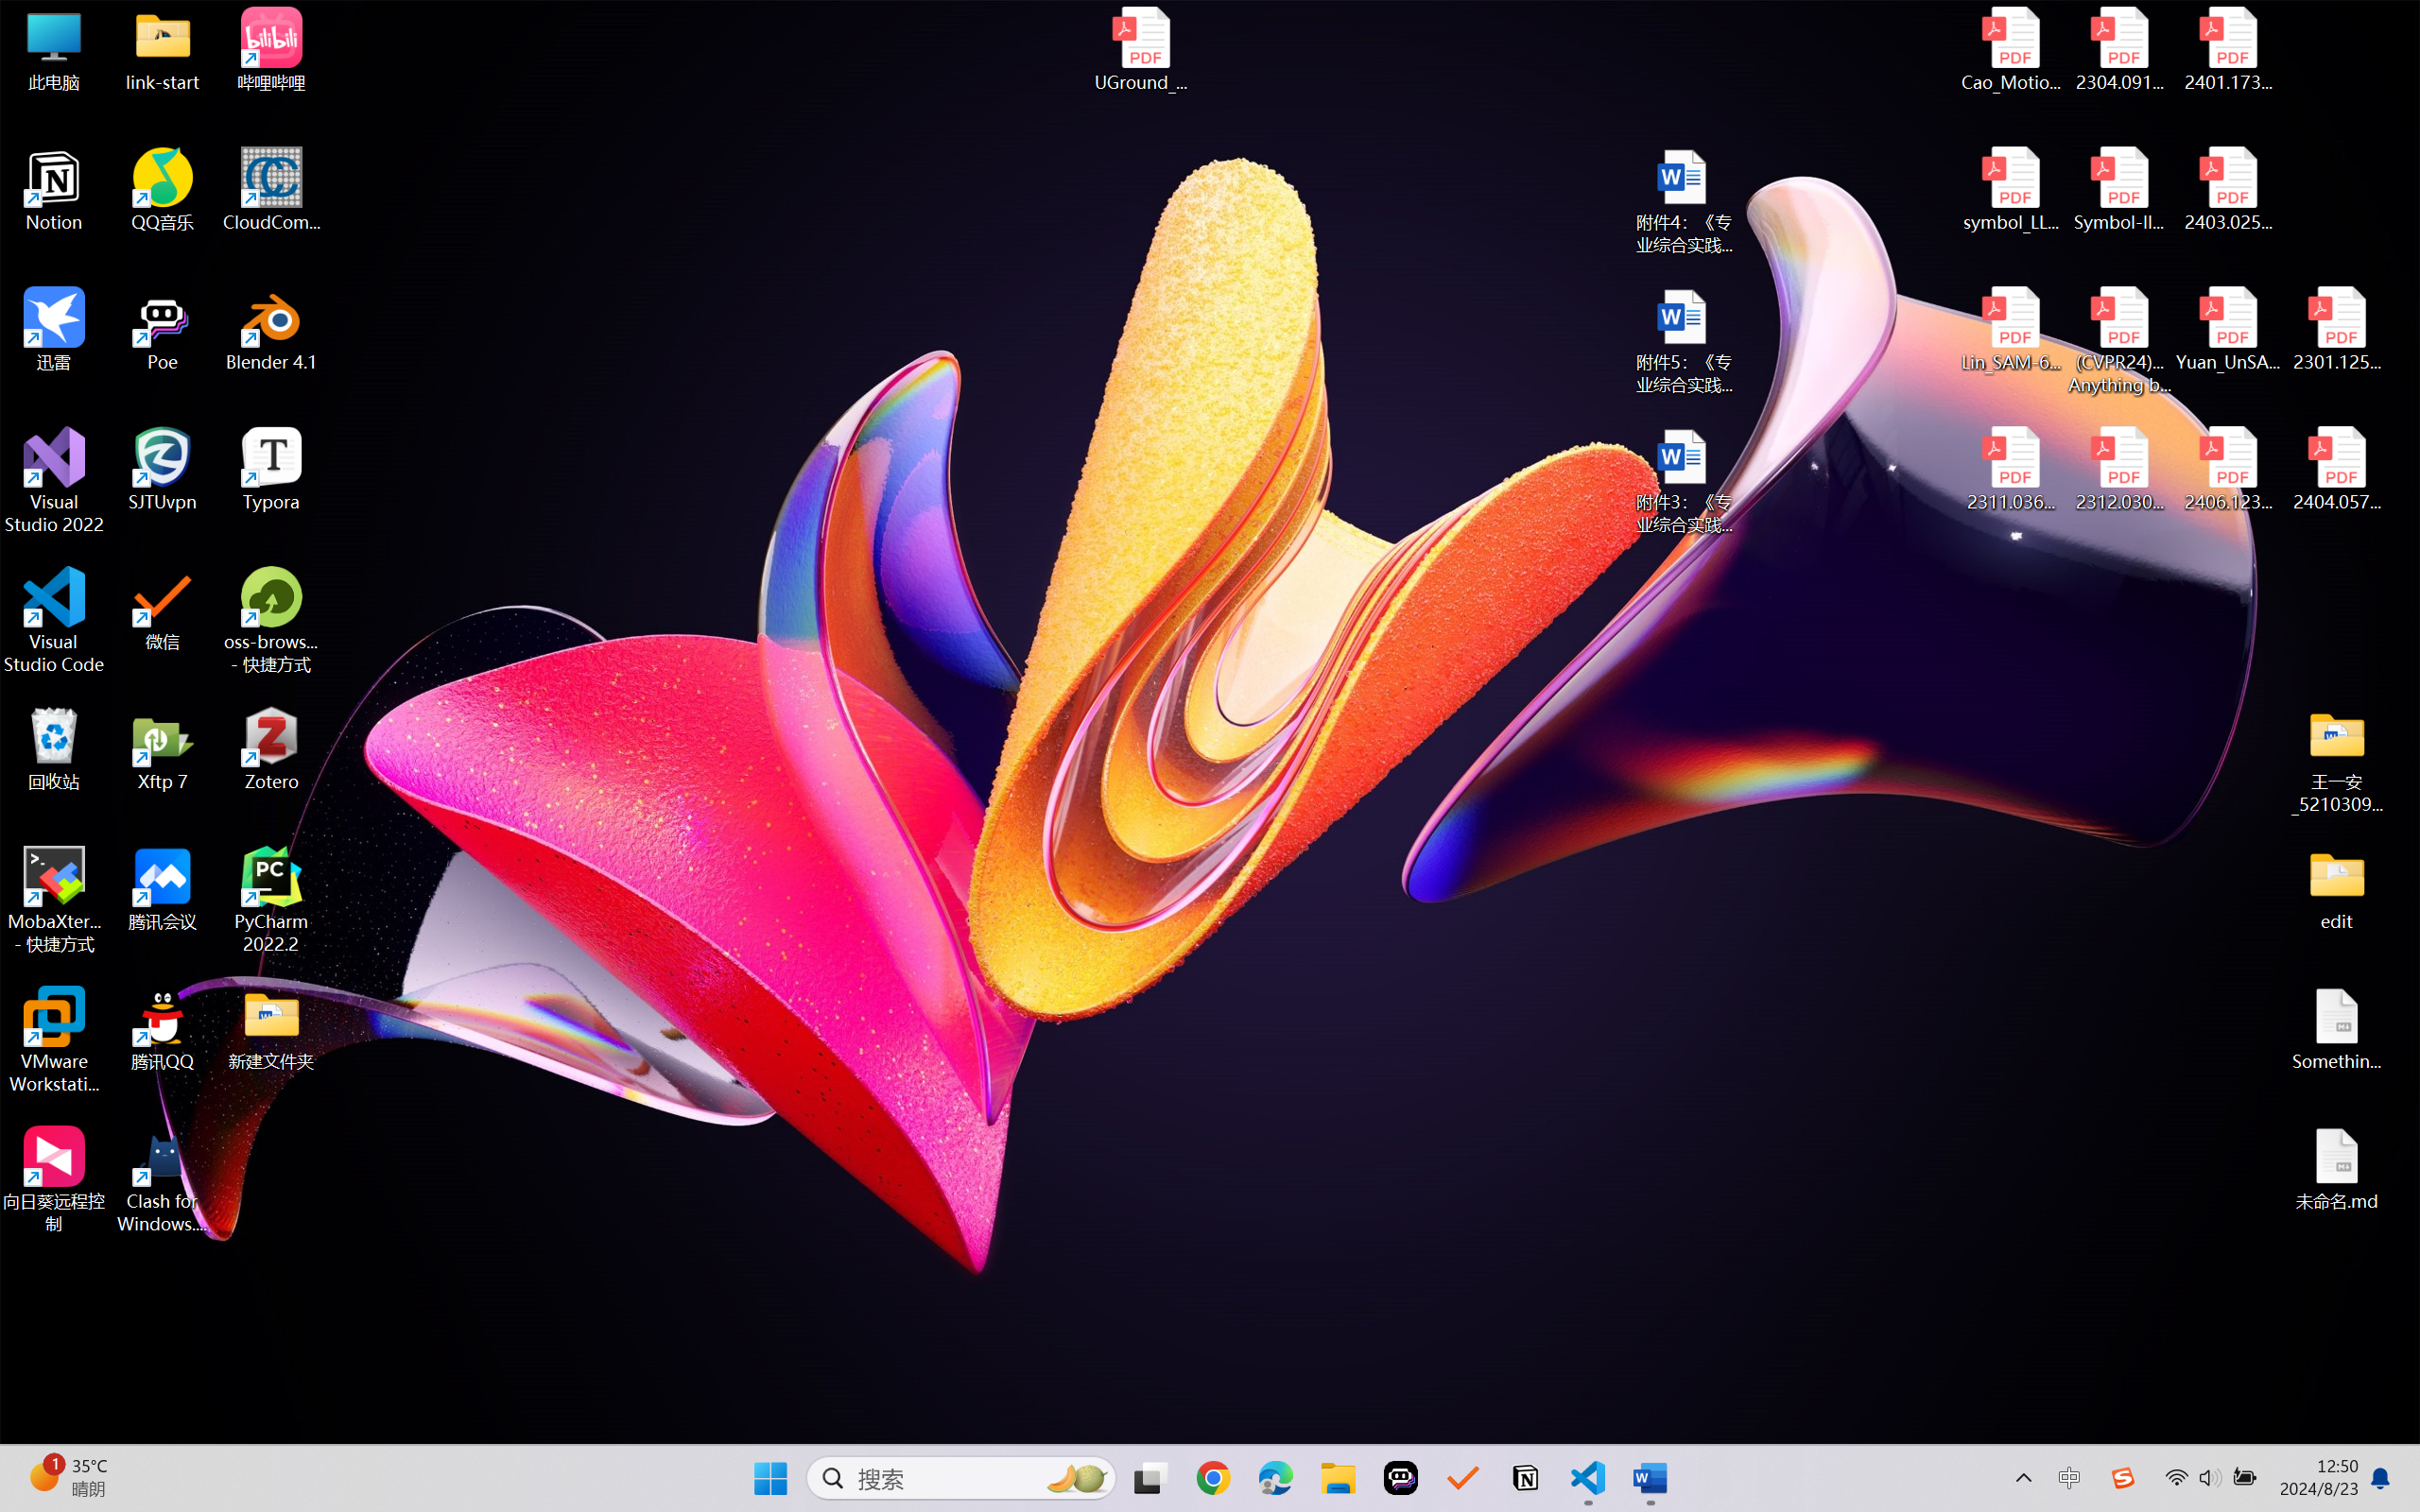  Describe the element at coordinates (2335, 887) in the screenshot. I see `'edit'` at that location.